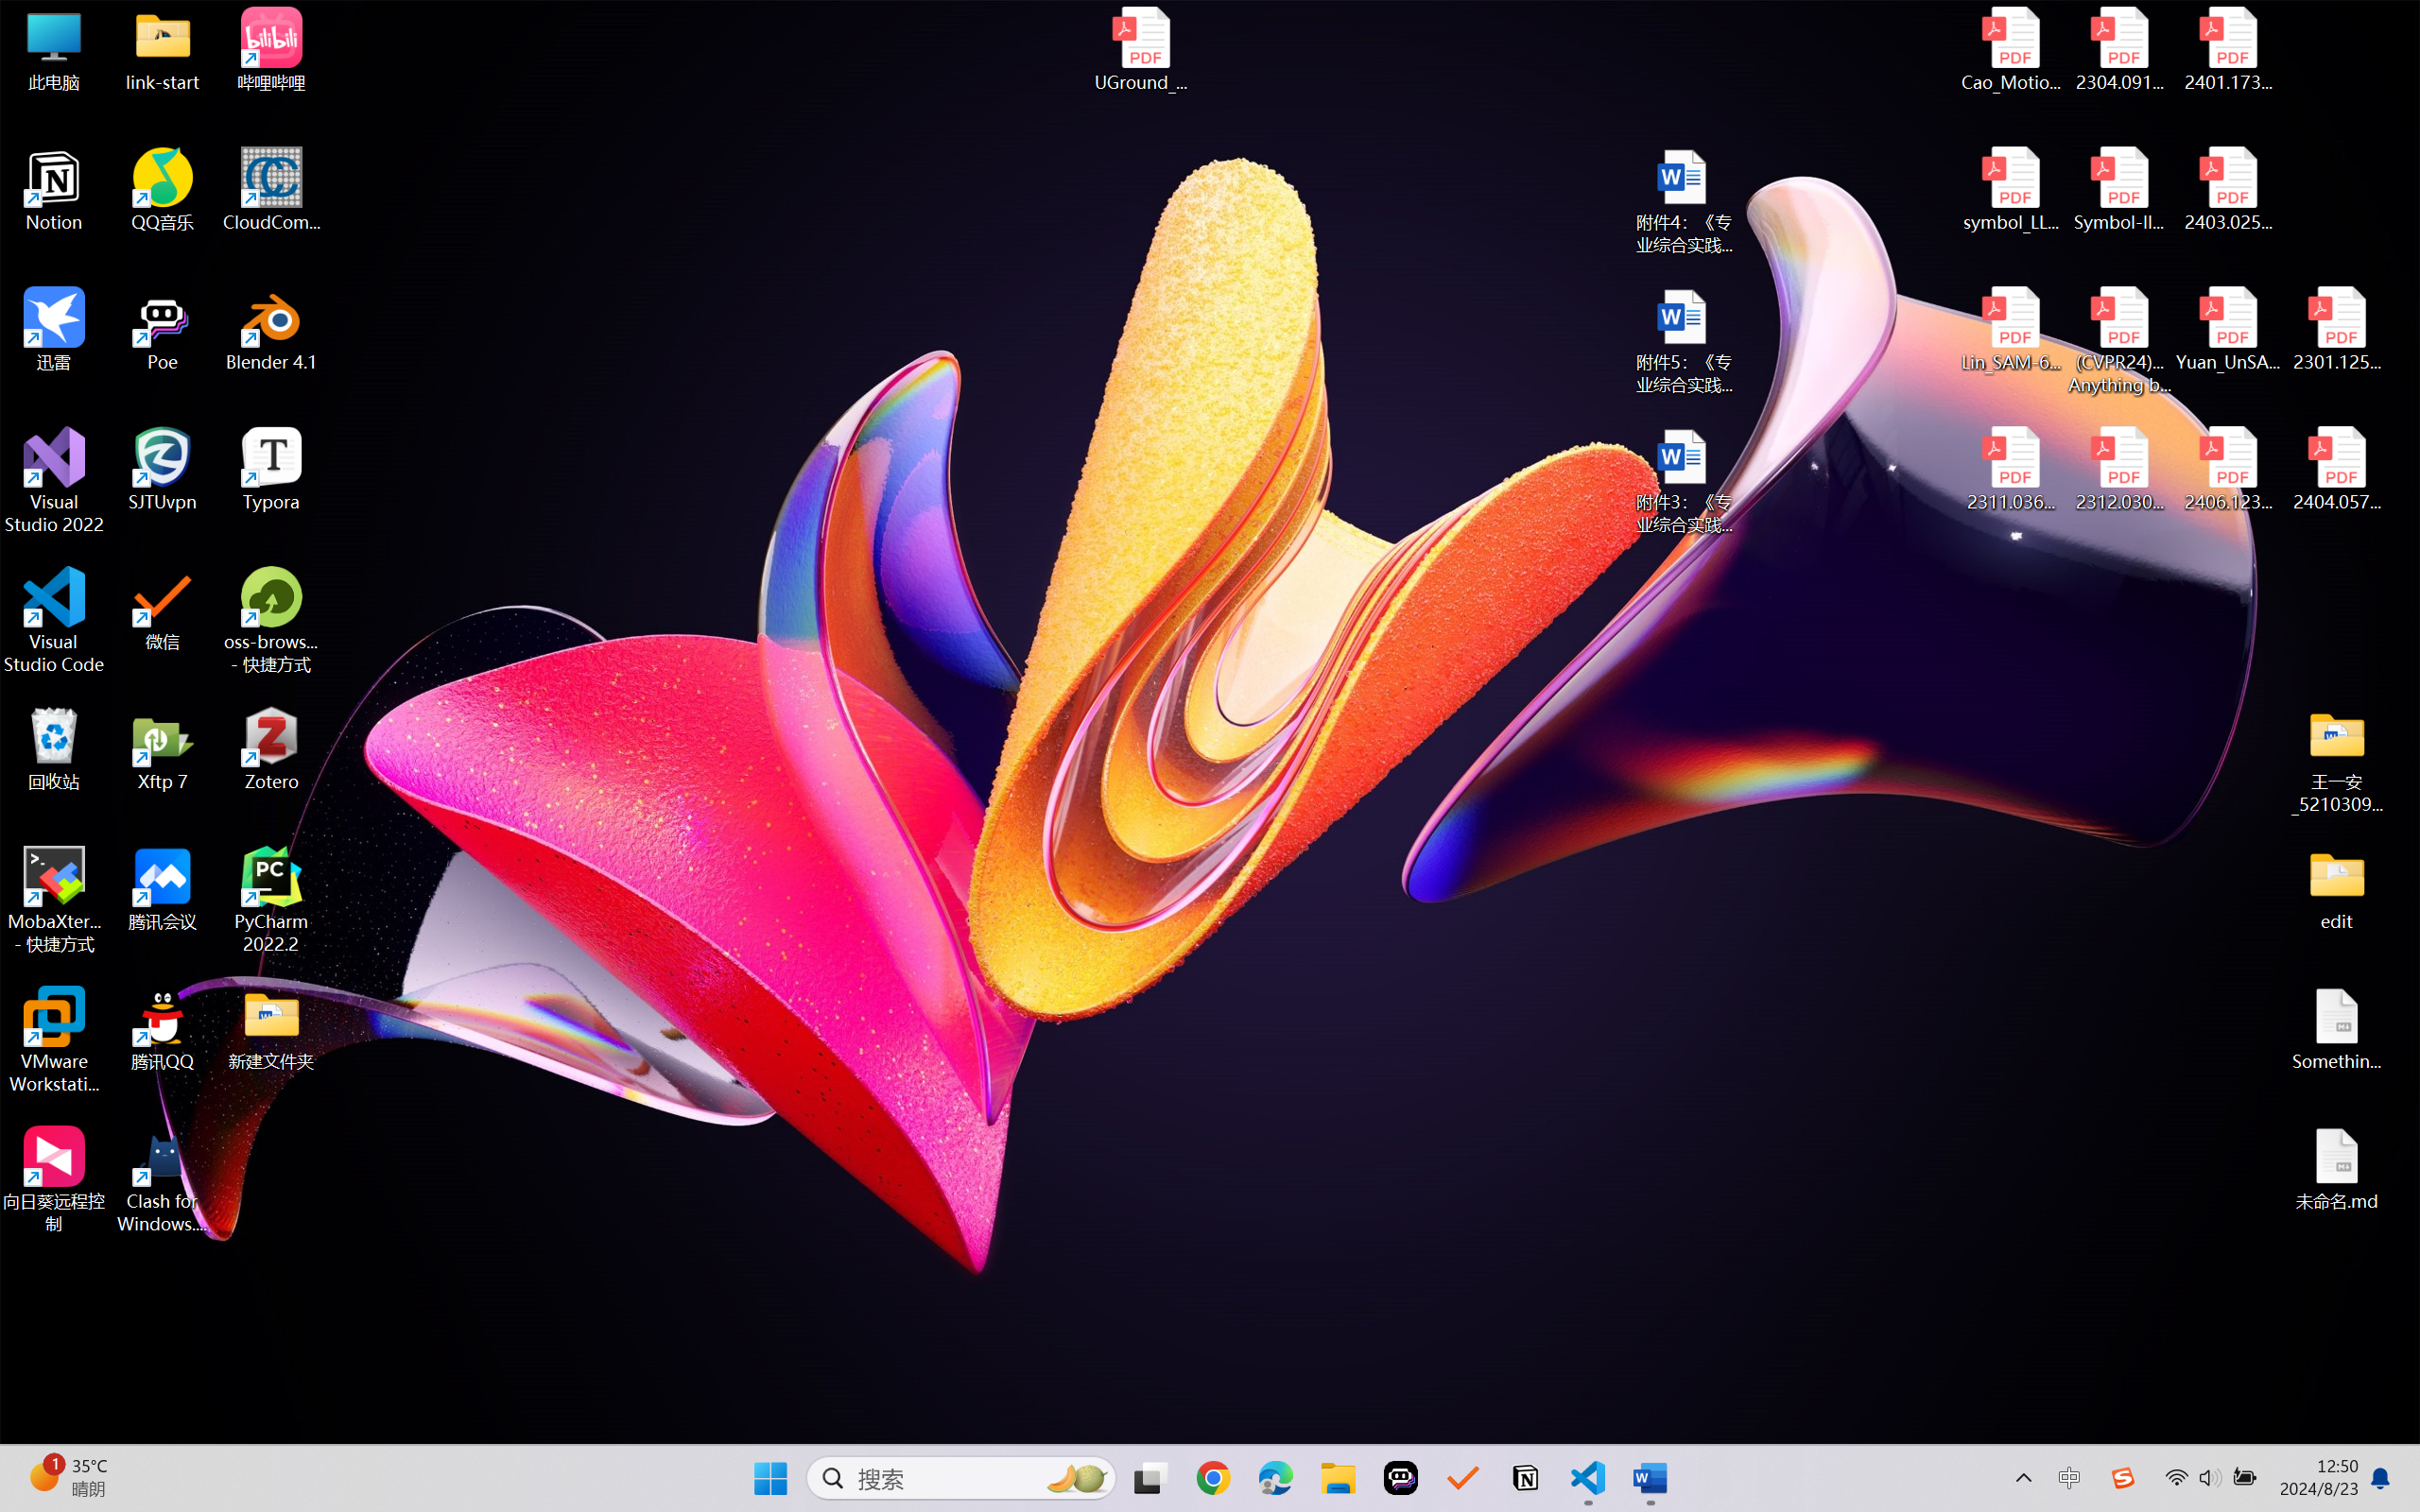  Describe the element at coordinates (2335, 887) in the screenshot. I see `'edit'` at that location.